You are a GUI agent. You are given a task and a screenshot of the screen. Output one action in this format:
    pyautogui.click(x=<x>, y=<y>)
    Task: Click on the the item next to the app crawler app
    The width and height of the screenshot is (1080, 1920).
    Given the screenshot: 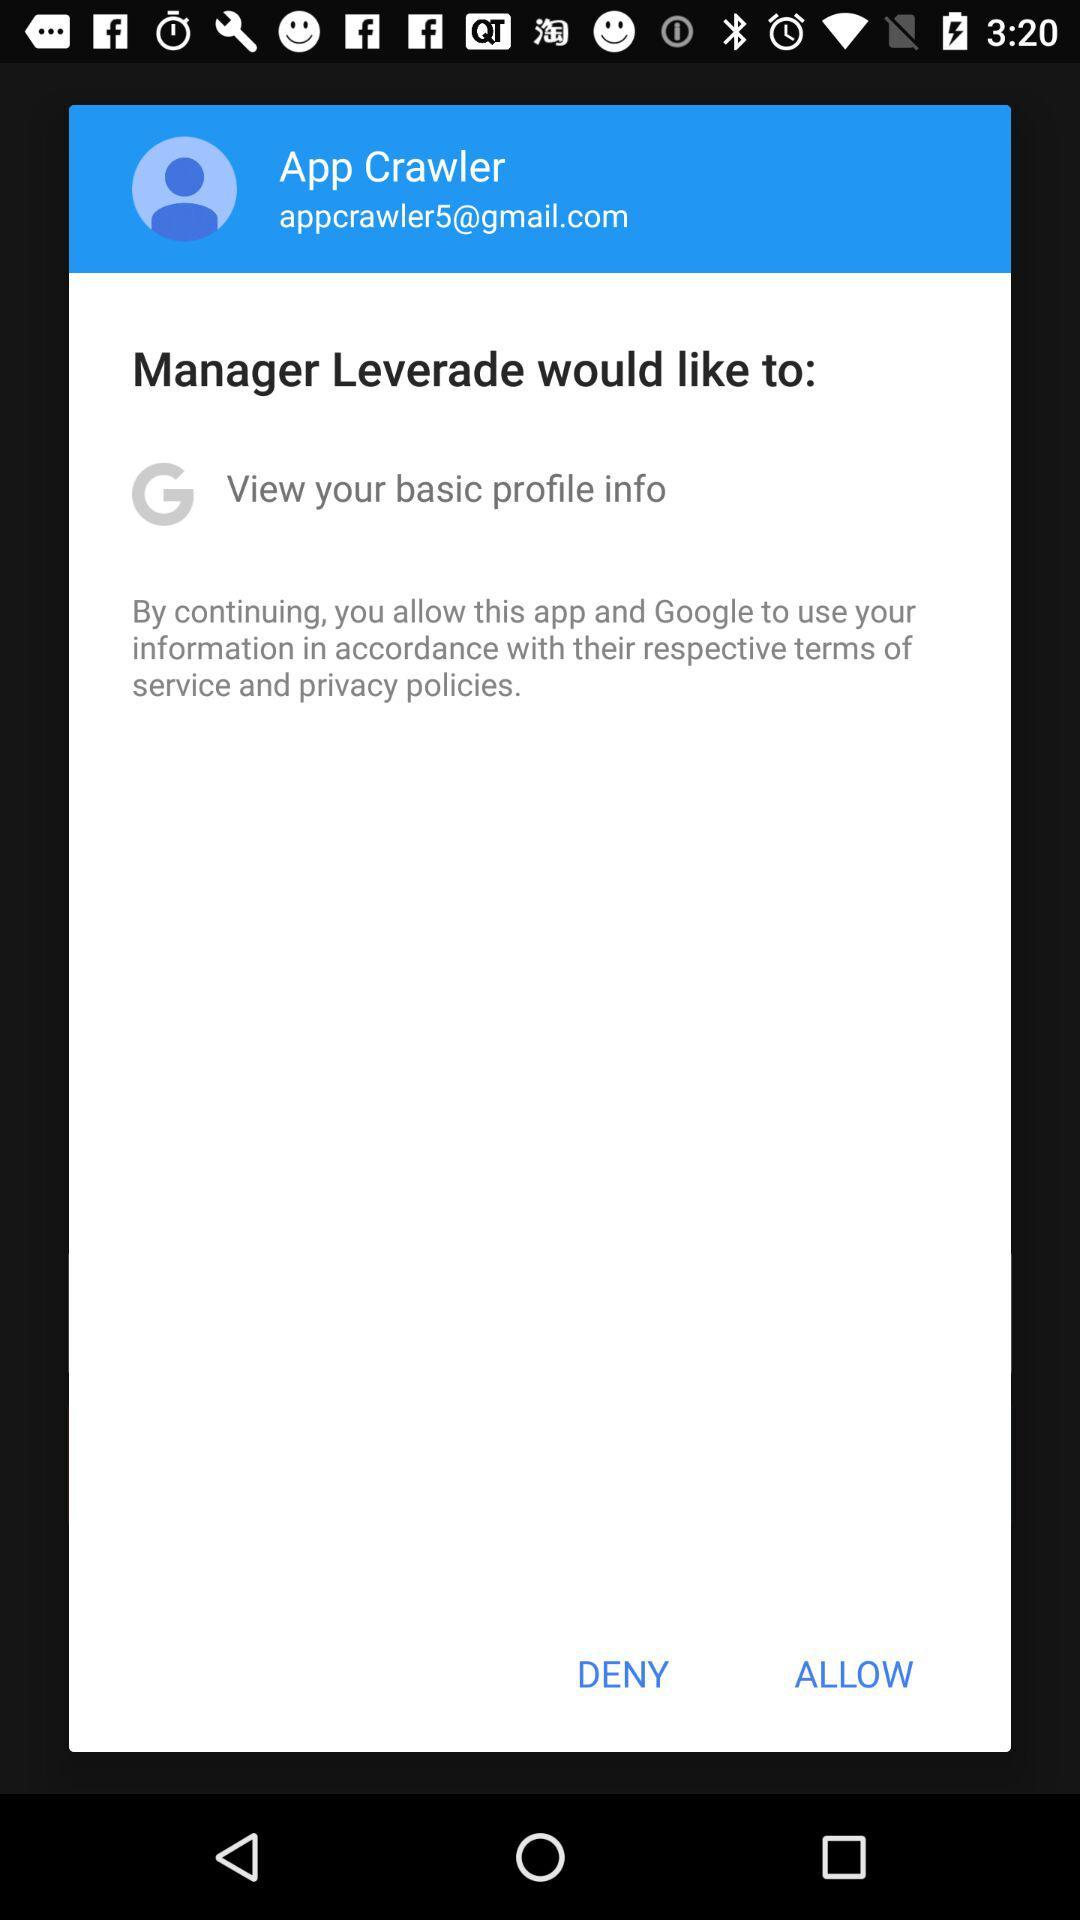 What is the action you would take?
    pyautogui.click(x=184, y=188)
    